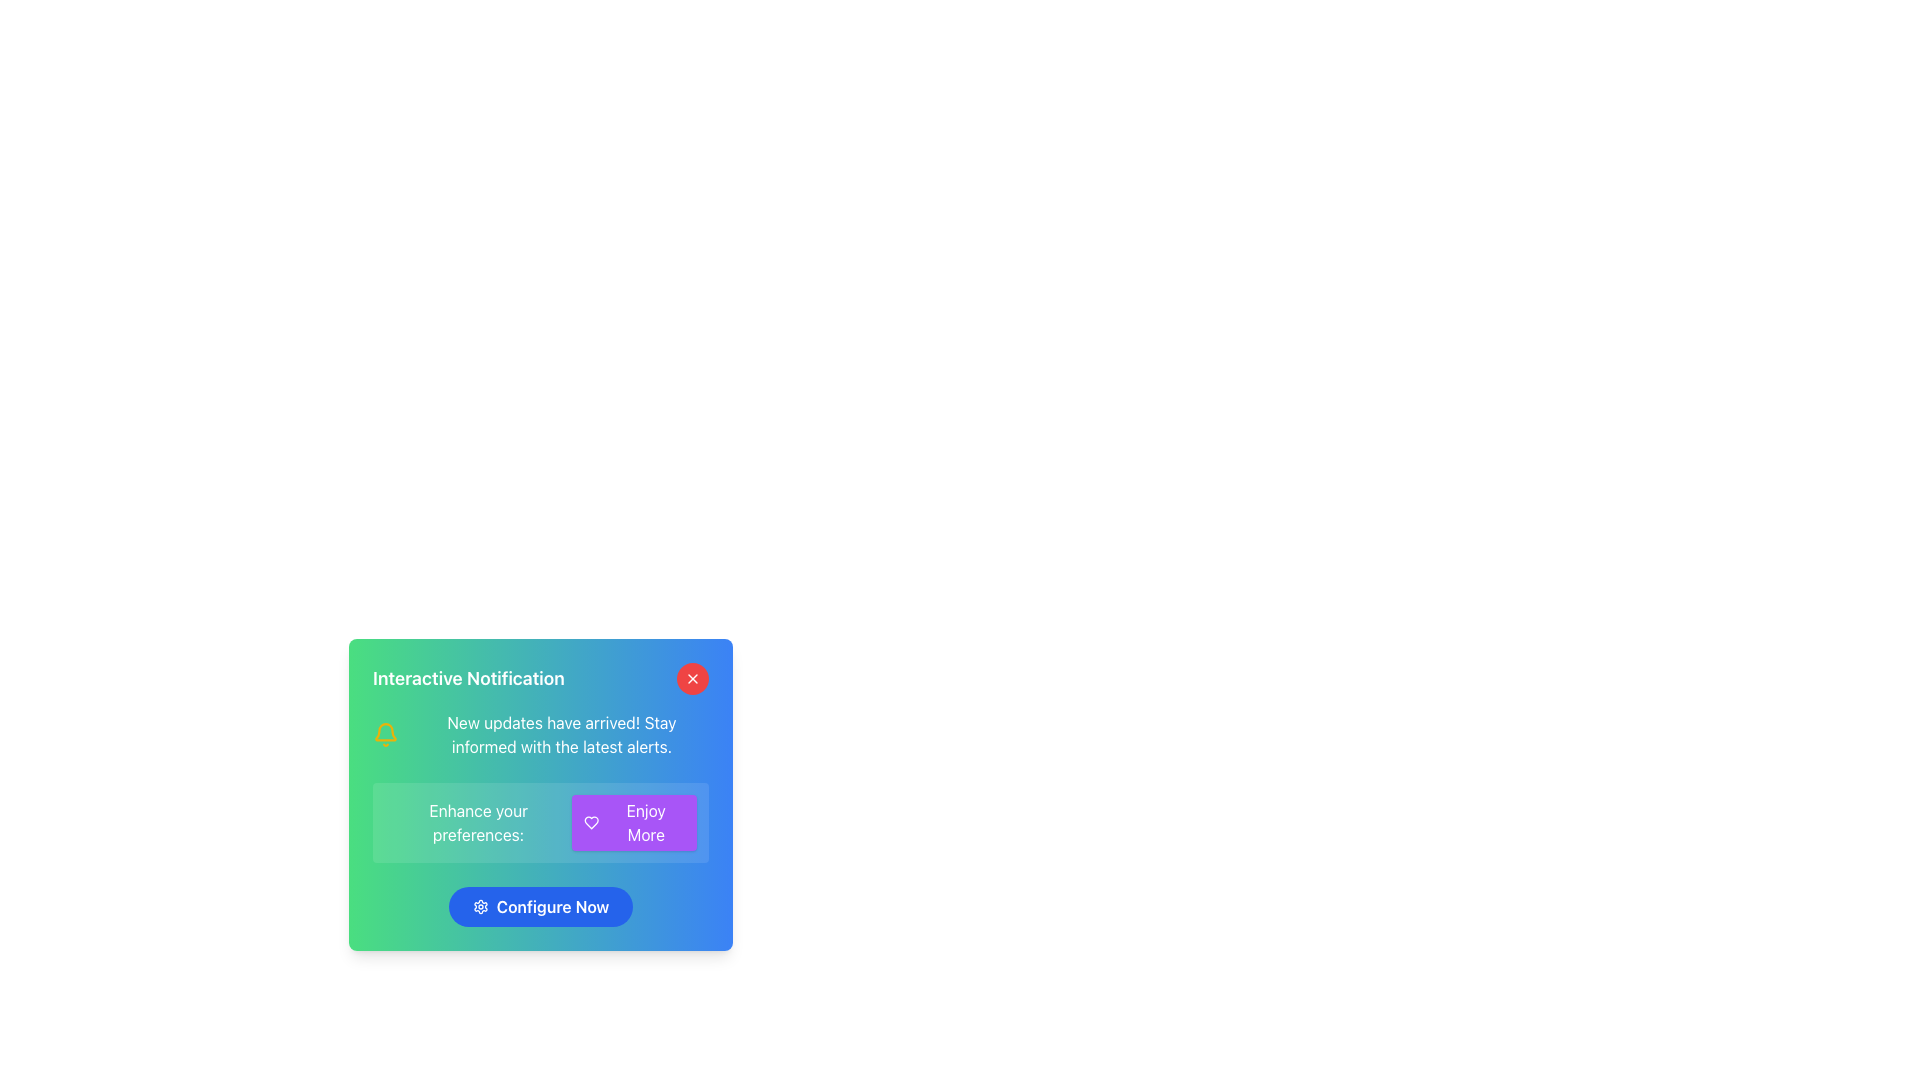 The height and width of the screenshot is (1080, 1920). I want to click on the button in the top-right corner next to 'Interactive Notification', so click(692, 677).